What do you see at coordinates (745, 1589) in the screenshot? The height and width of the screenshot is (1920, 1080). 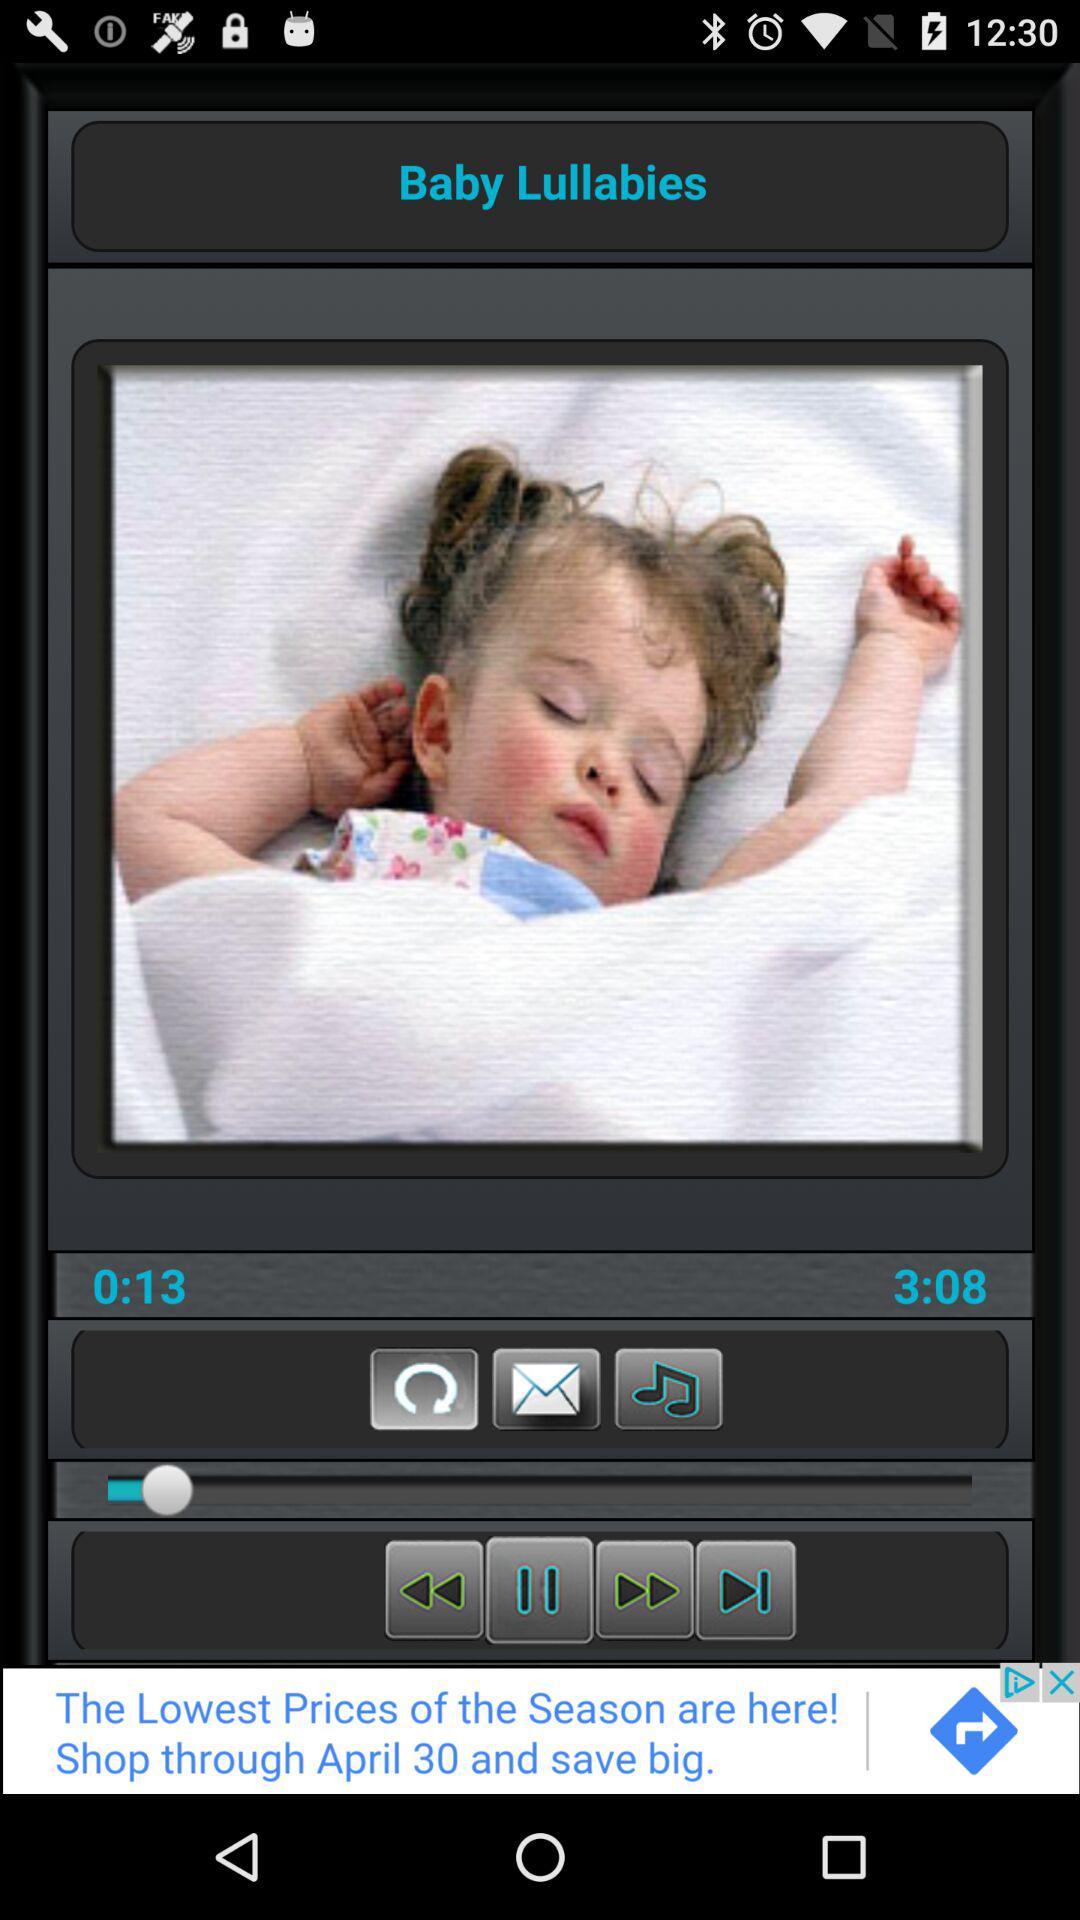 I see `next lullaby` at bounding box center [745, 1589].